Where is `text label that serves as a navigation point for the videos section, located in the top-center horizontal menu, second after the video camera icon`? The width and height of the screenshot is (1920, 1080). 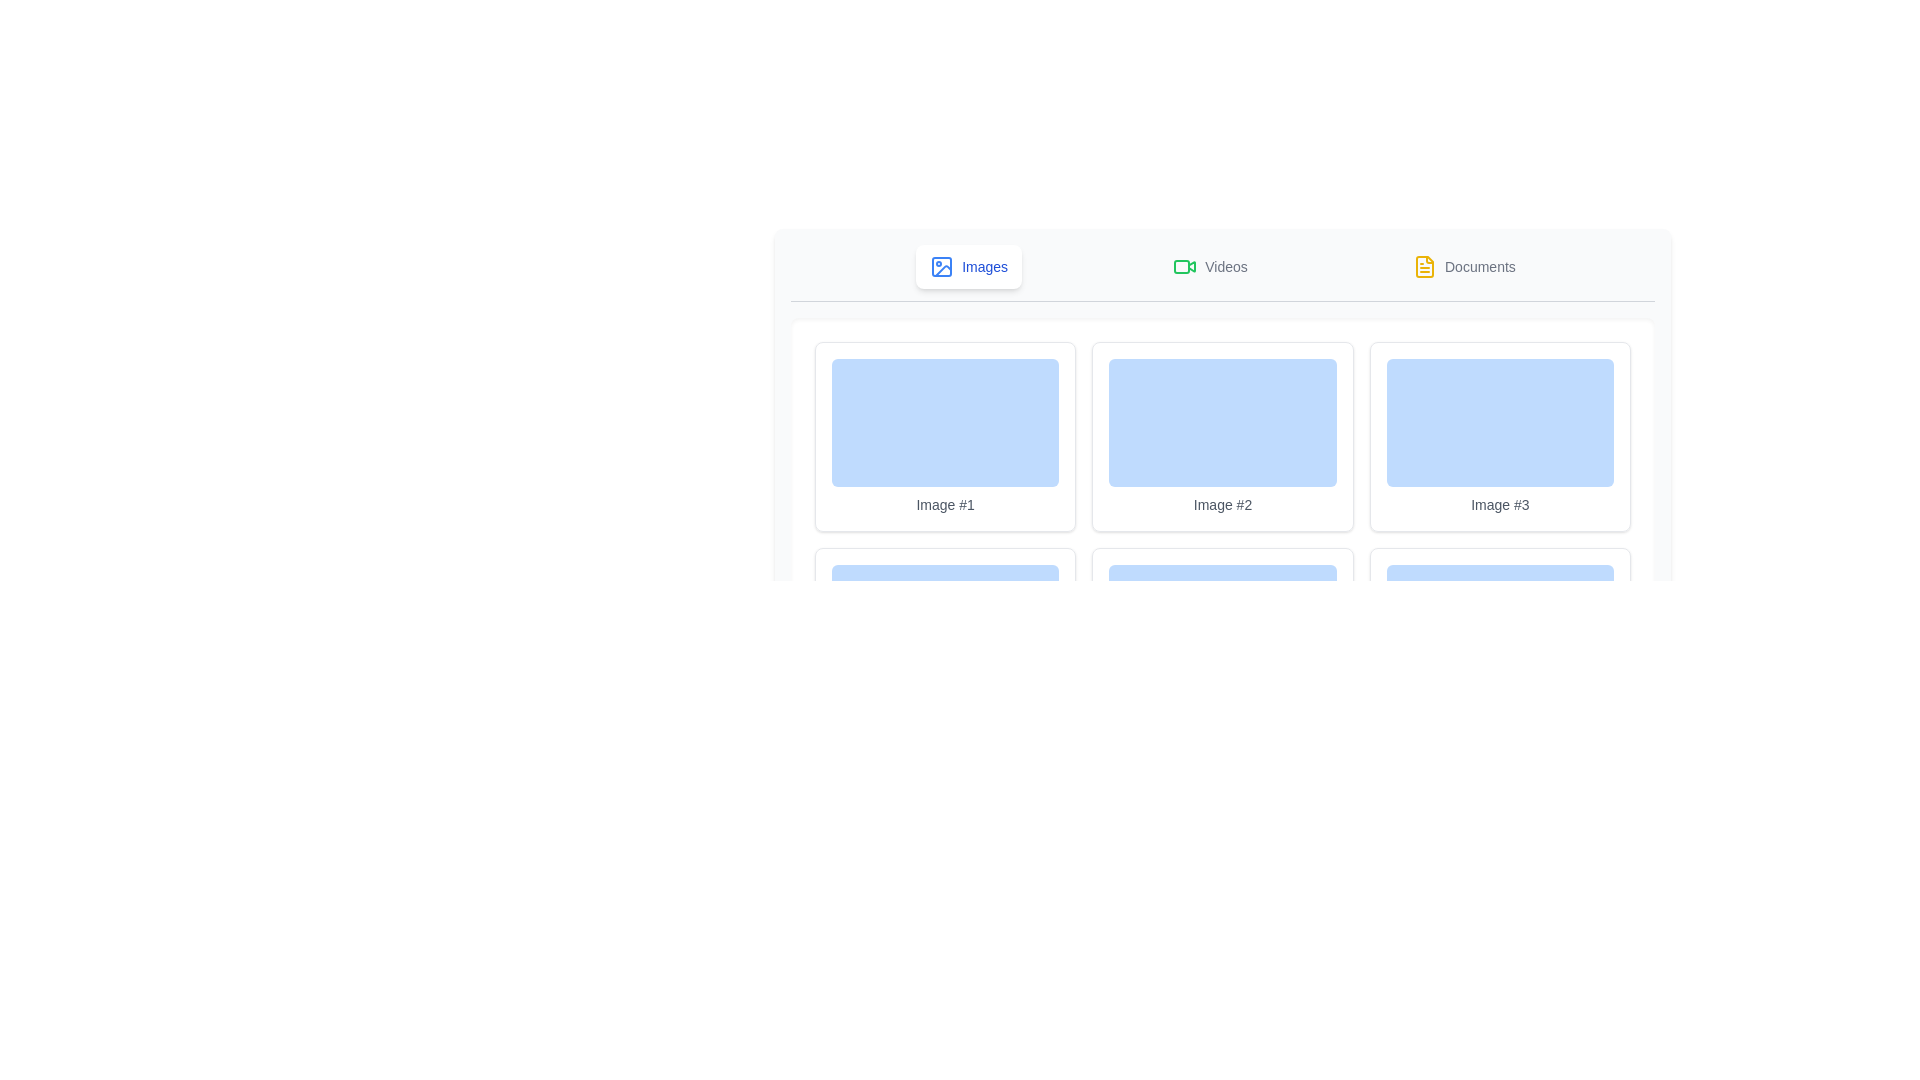
text label that serves as a navigation point for the videos section, located in the top-center horizontal menu, second after the video camera icon is located at coordinates (1225, 265).